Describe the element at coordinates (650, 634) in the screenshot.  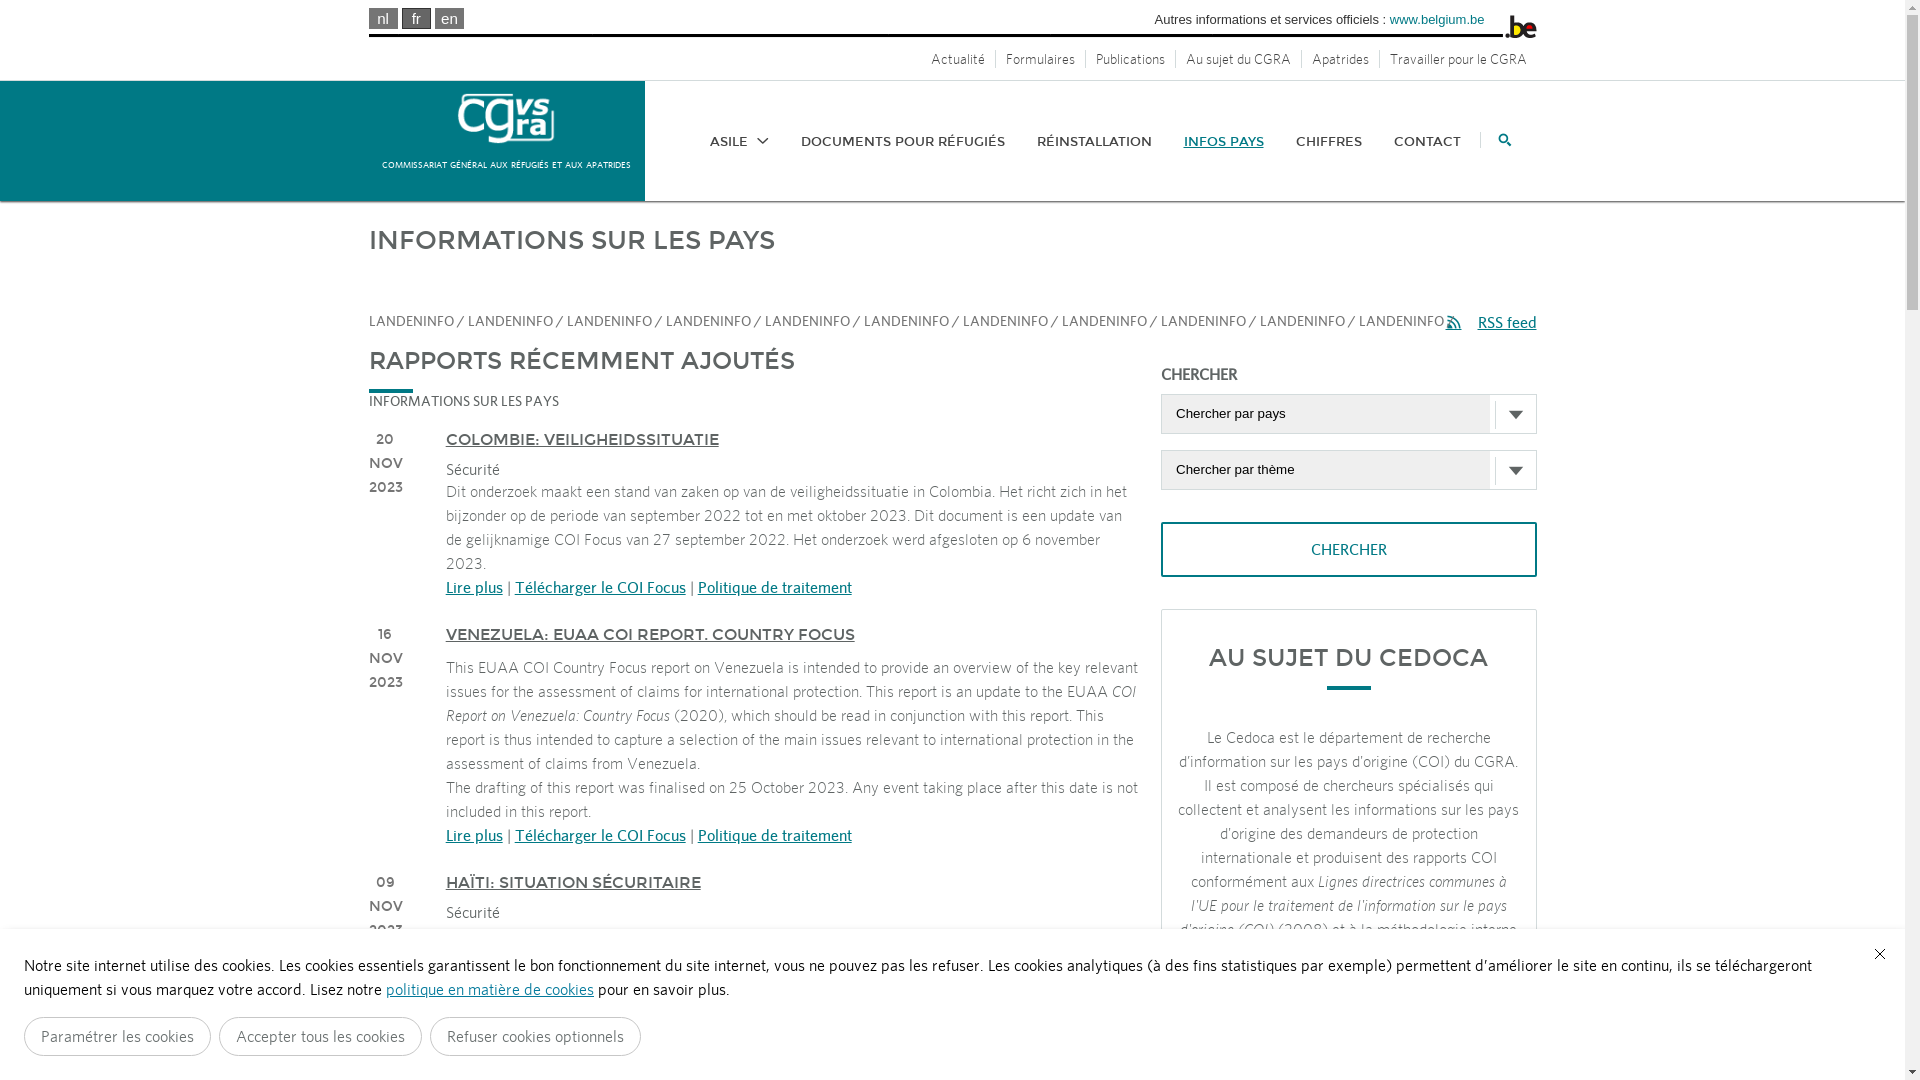
I see `'VENEZUELA: EUAA COI REPORT. COUNTRY FOCUS'` at that location.